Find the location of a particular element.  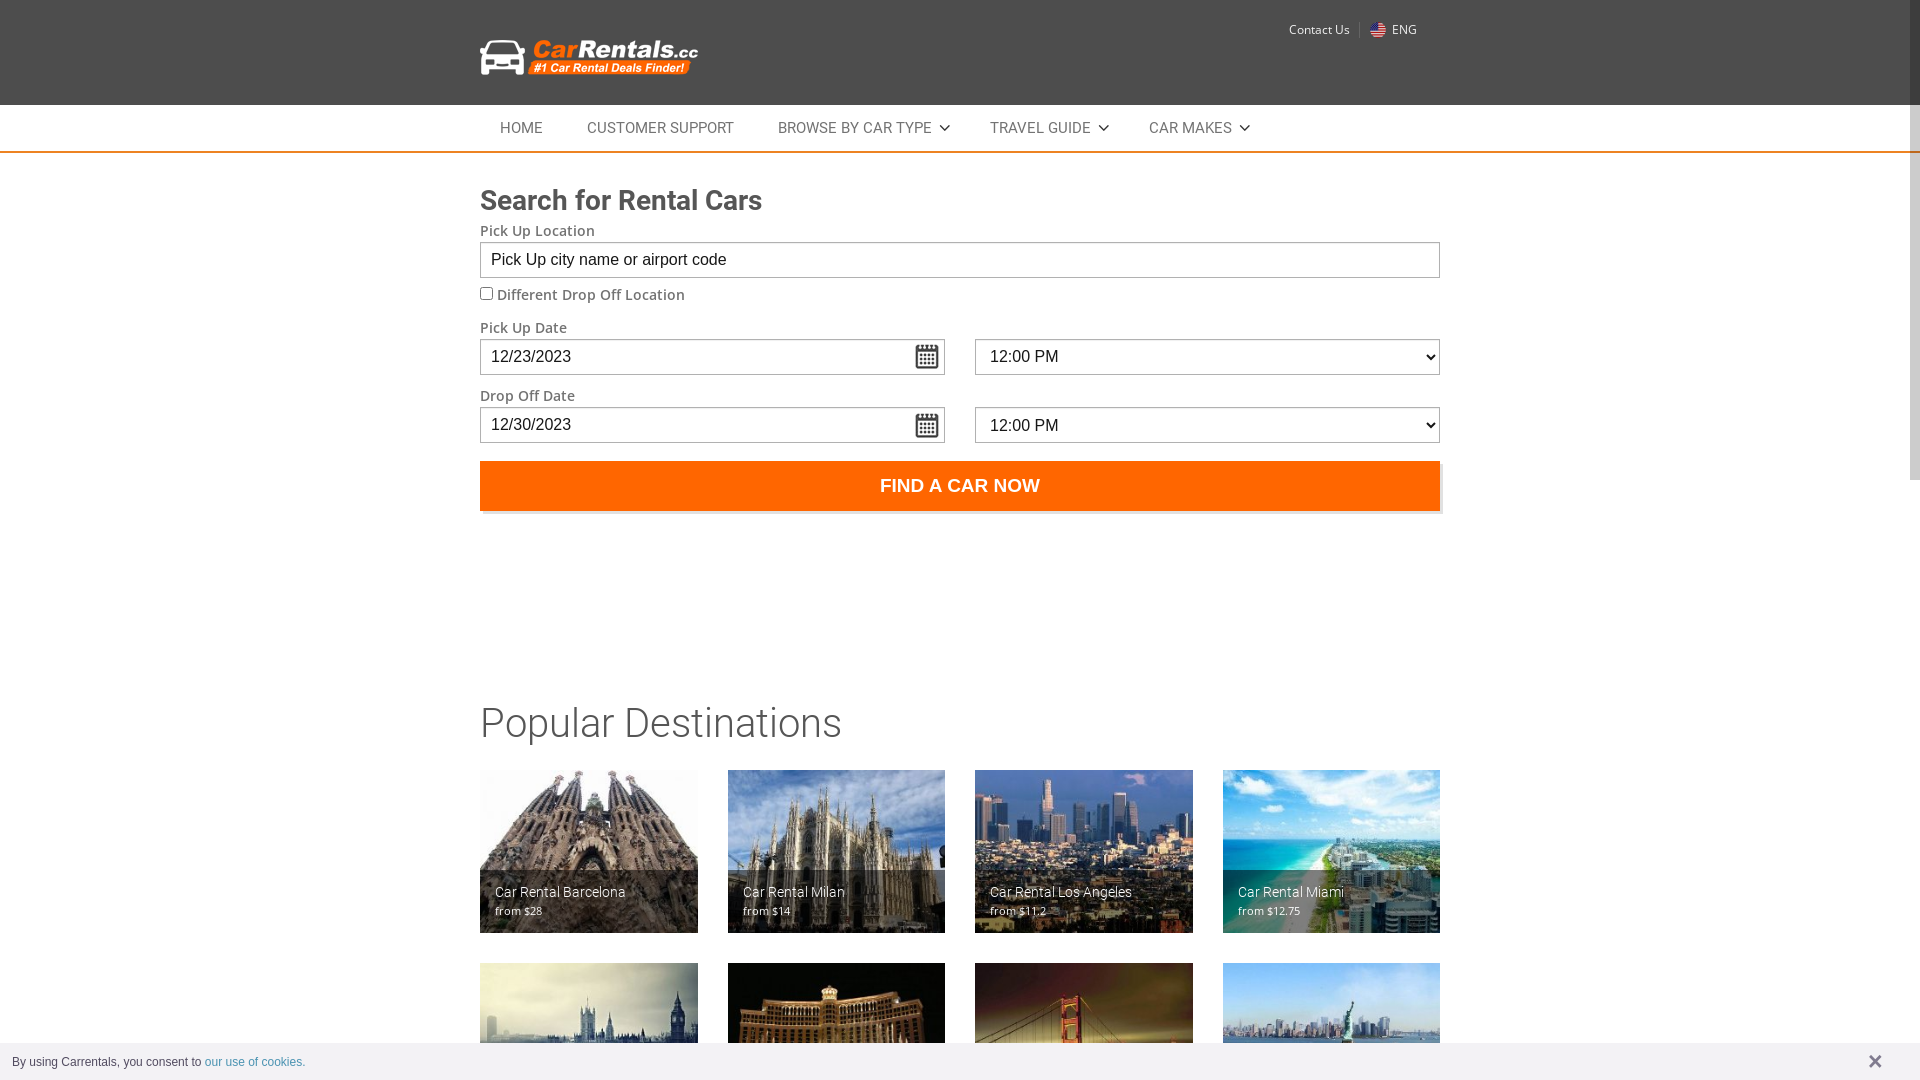

'TRAVEL GUIDE' is located at coordinates (1046, 127).